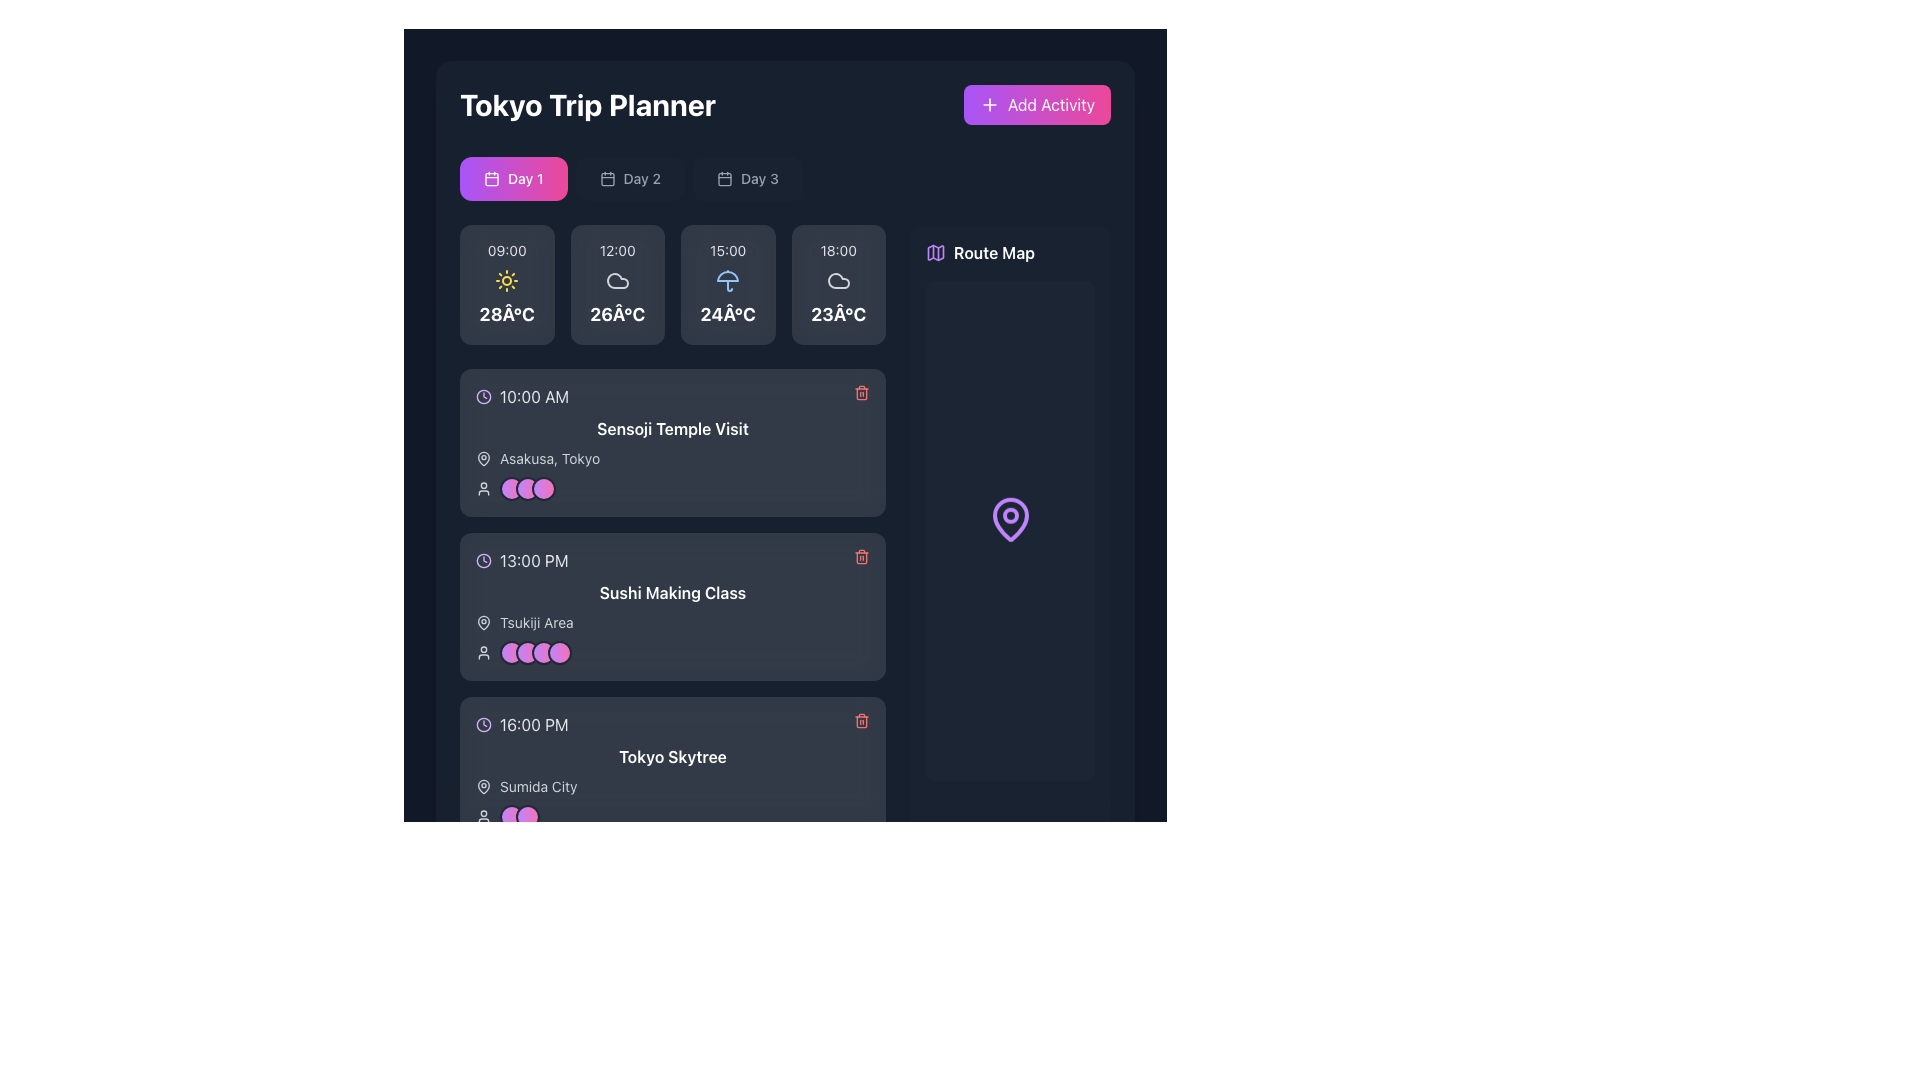 Image resolution: width=1920 pixels, height=1080 pixels. What do you see at coordinates (507, 315) in the screenshot?
I see `the text label displaying '28Â°C', which is bold and white on a dark background, positioned below '09:00' and above a sun icon in the first card of a horizontal time overview` at bounding box center [507, 315].